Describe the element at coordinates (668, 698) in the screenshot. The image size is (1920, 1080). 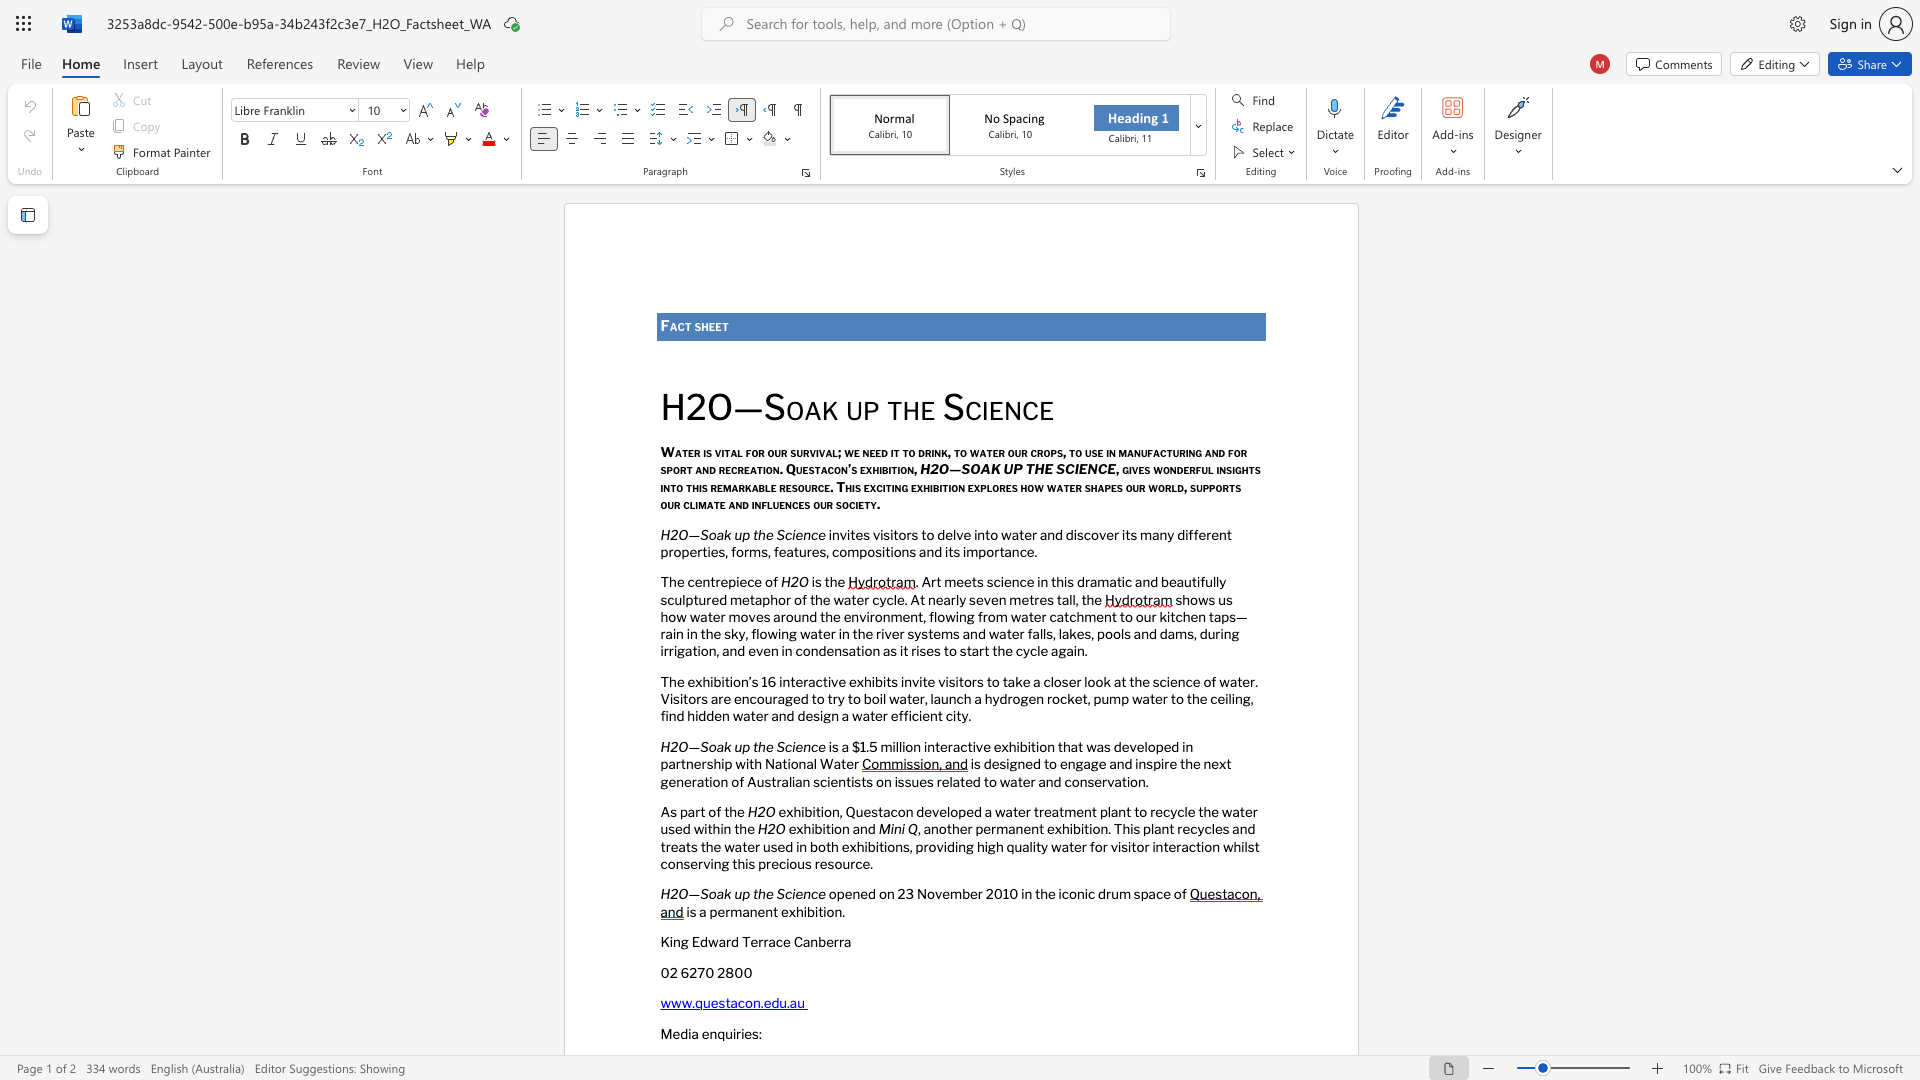
I see `the space between the continuous character "V" and "i" in the text` at that location.